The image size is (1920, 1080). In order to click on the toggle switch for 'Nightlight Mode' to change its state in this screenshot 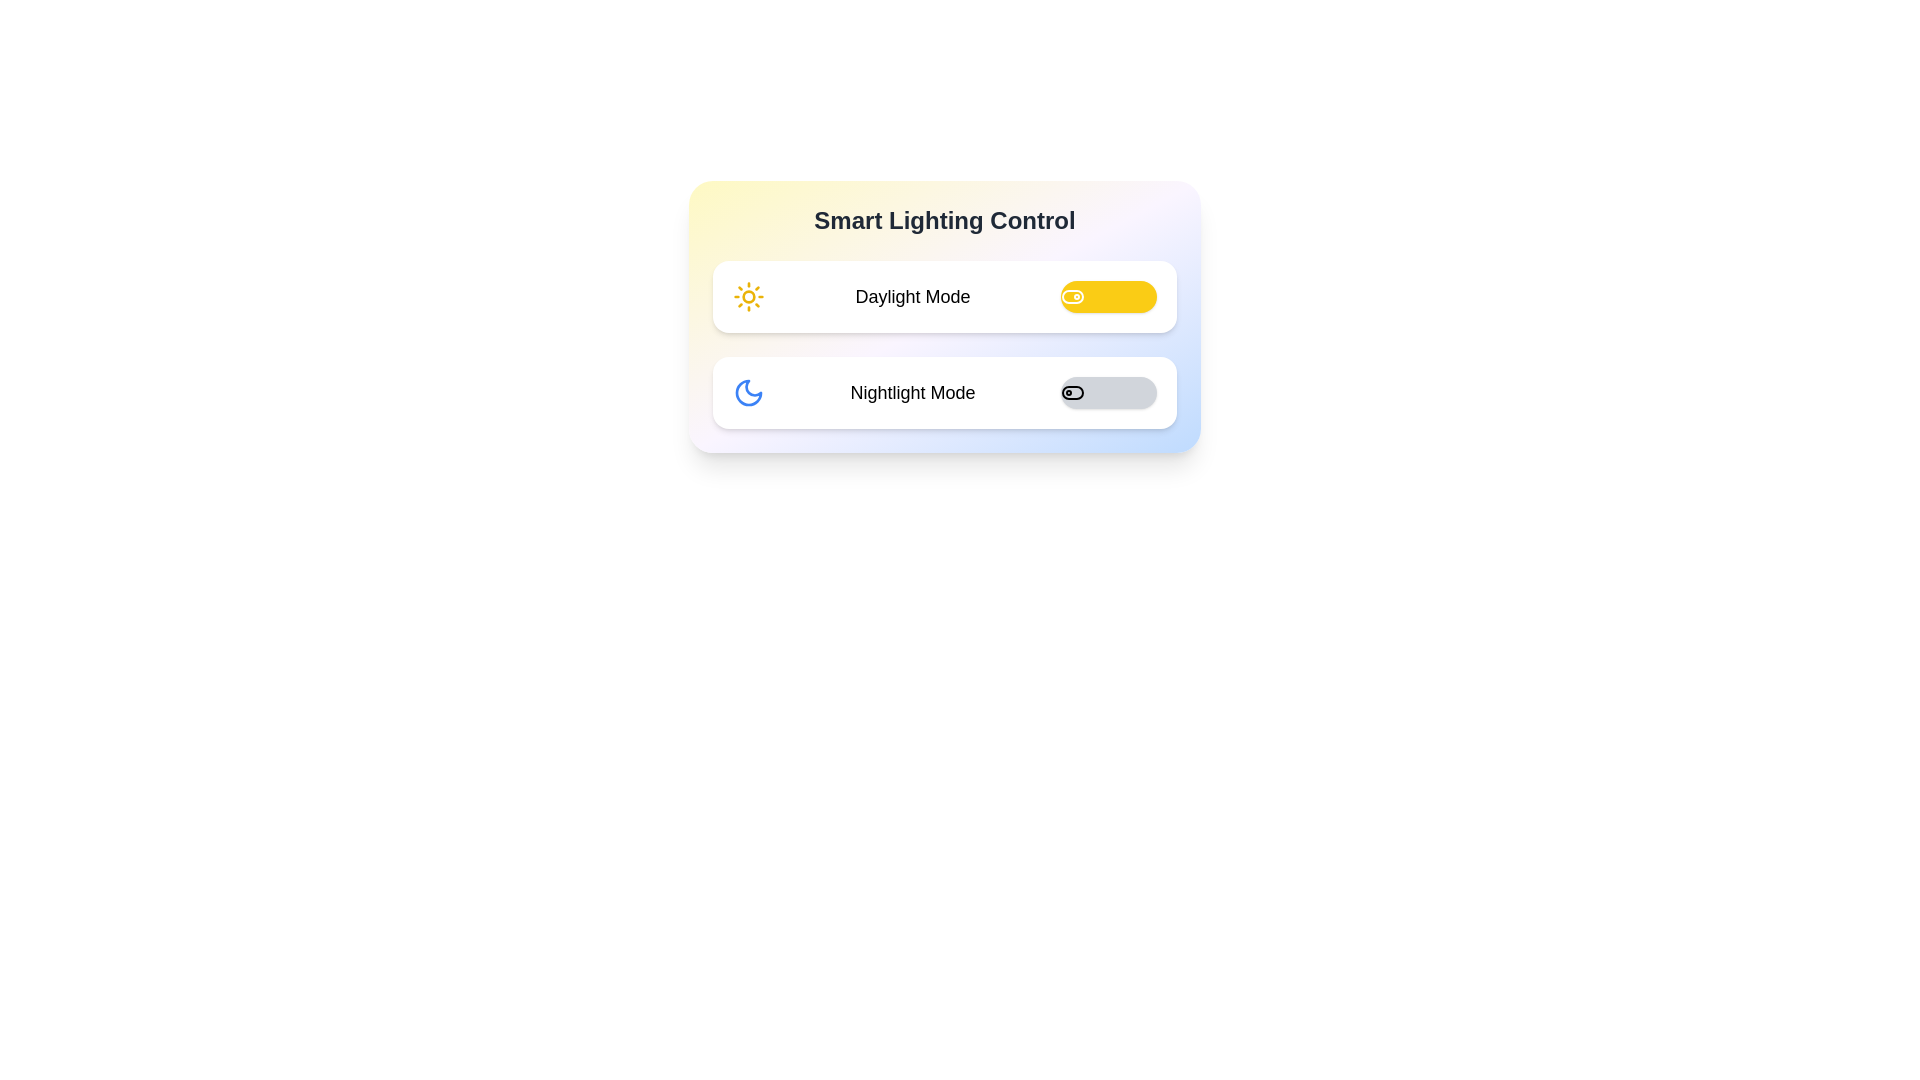, I will do `click(1107, 393)`.